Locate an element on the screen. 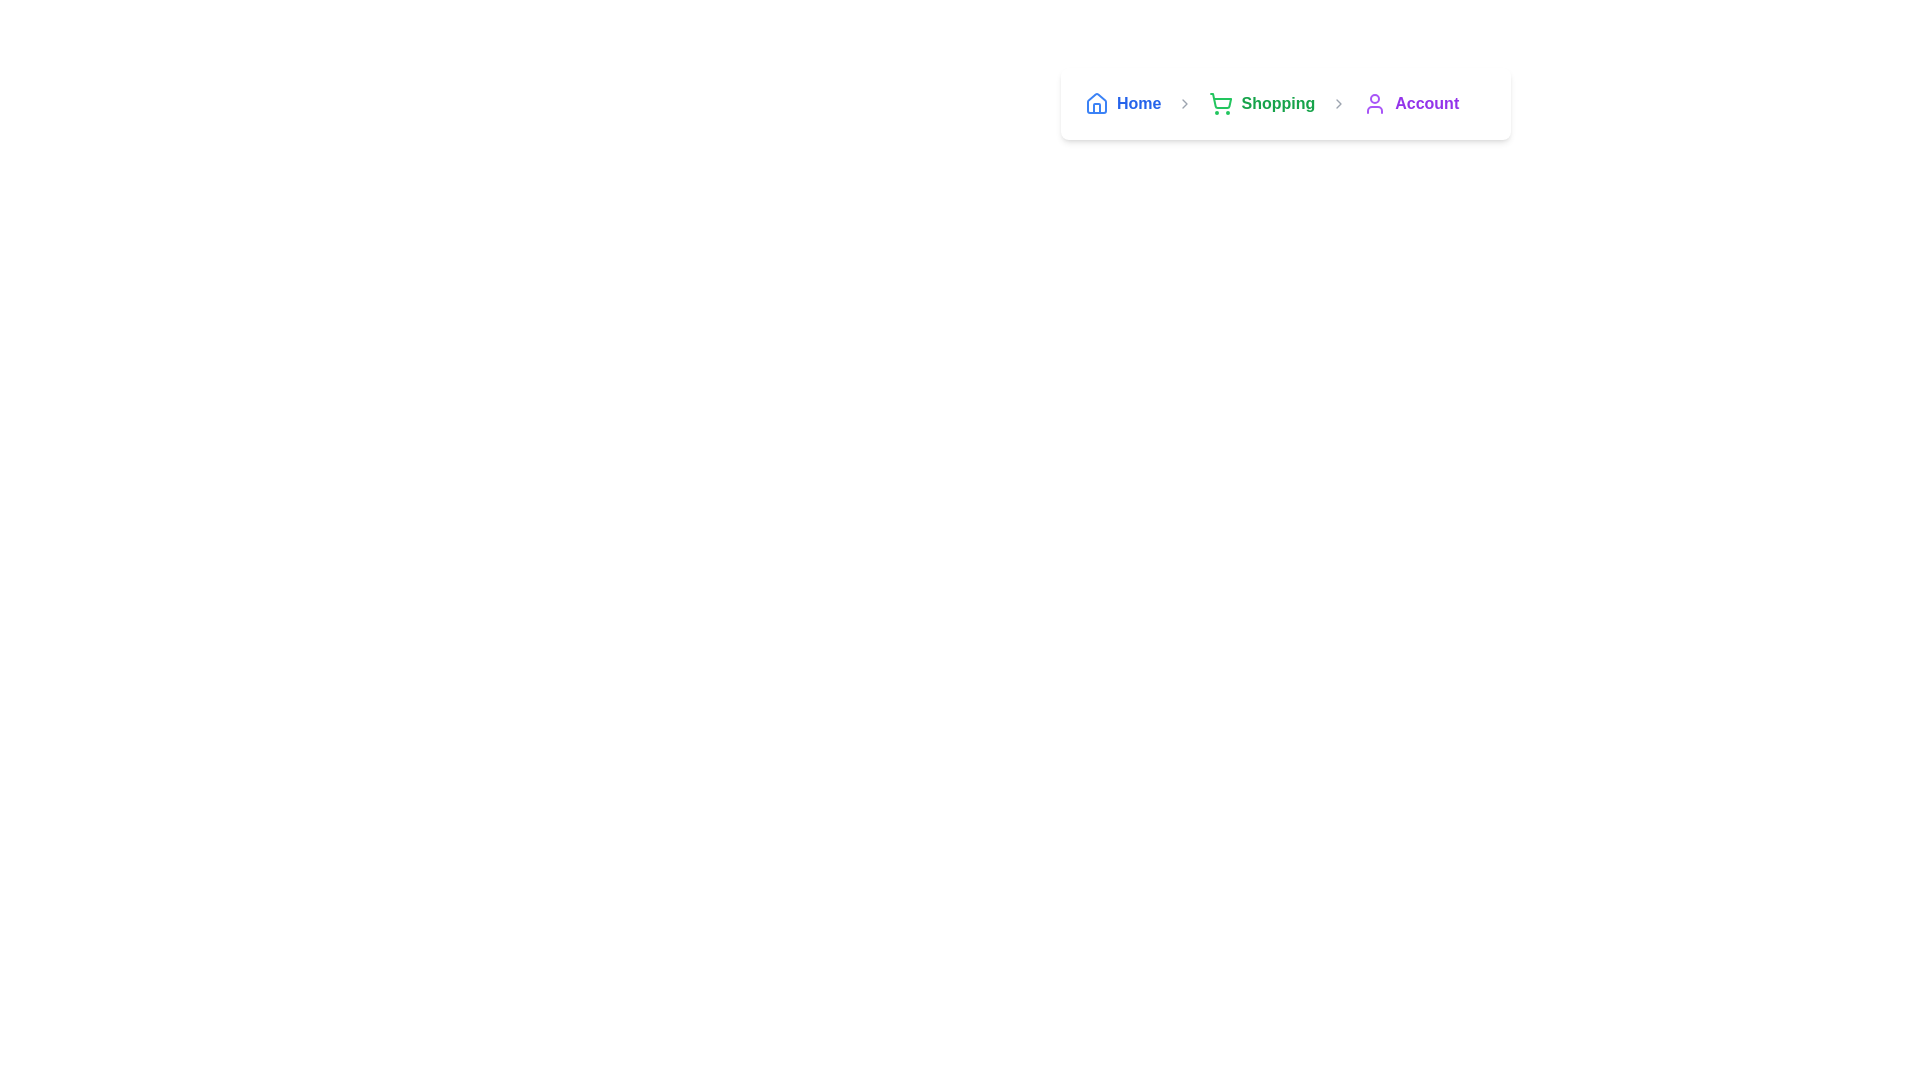 The width and height of the screenshot is (1920, 1080). the purple user avatar icon located to the left of the 'Account' label in the top-right section of the interface is located at coordinates (1374, 104).